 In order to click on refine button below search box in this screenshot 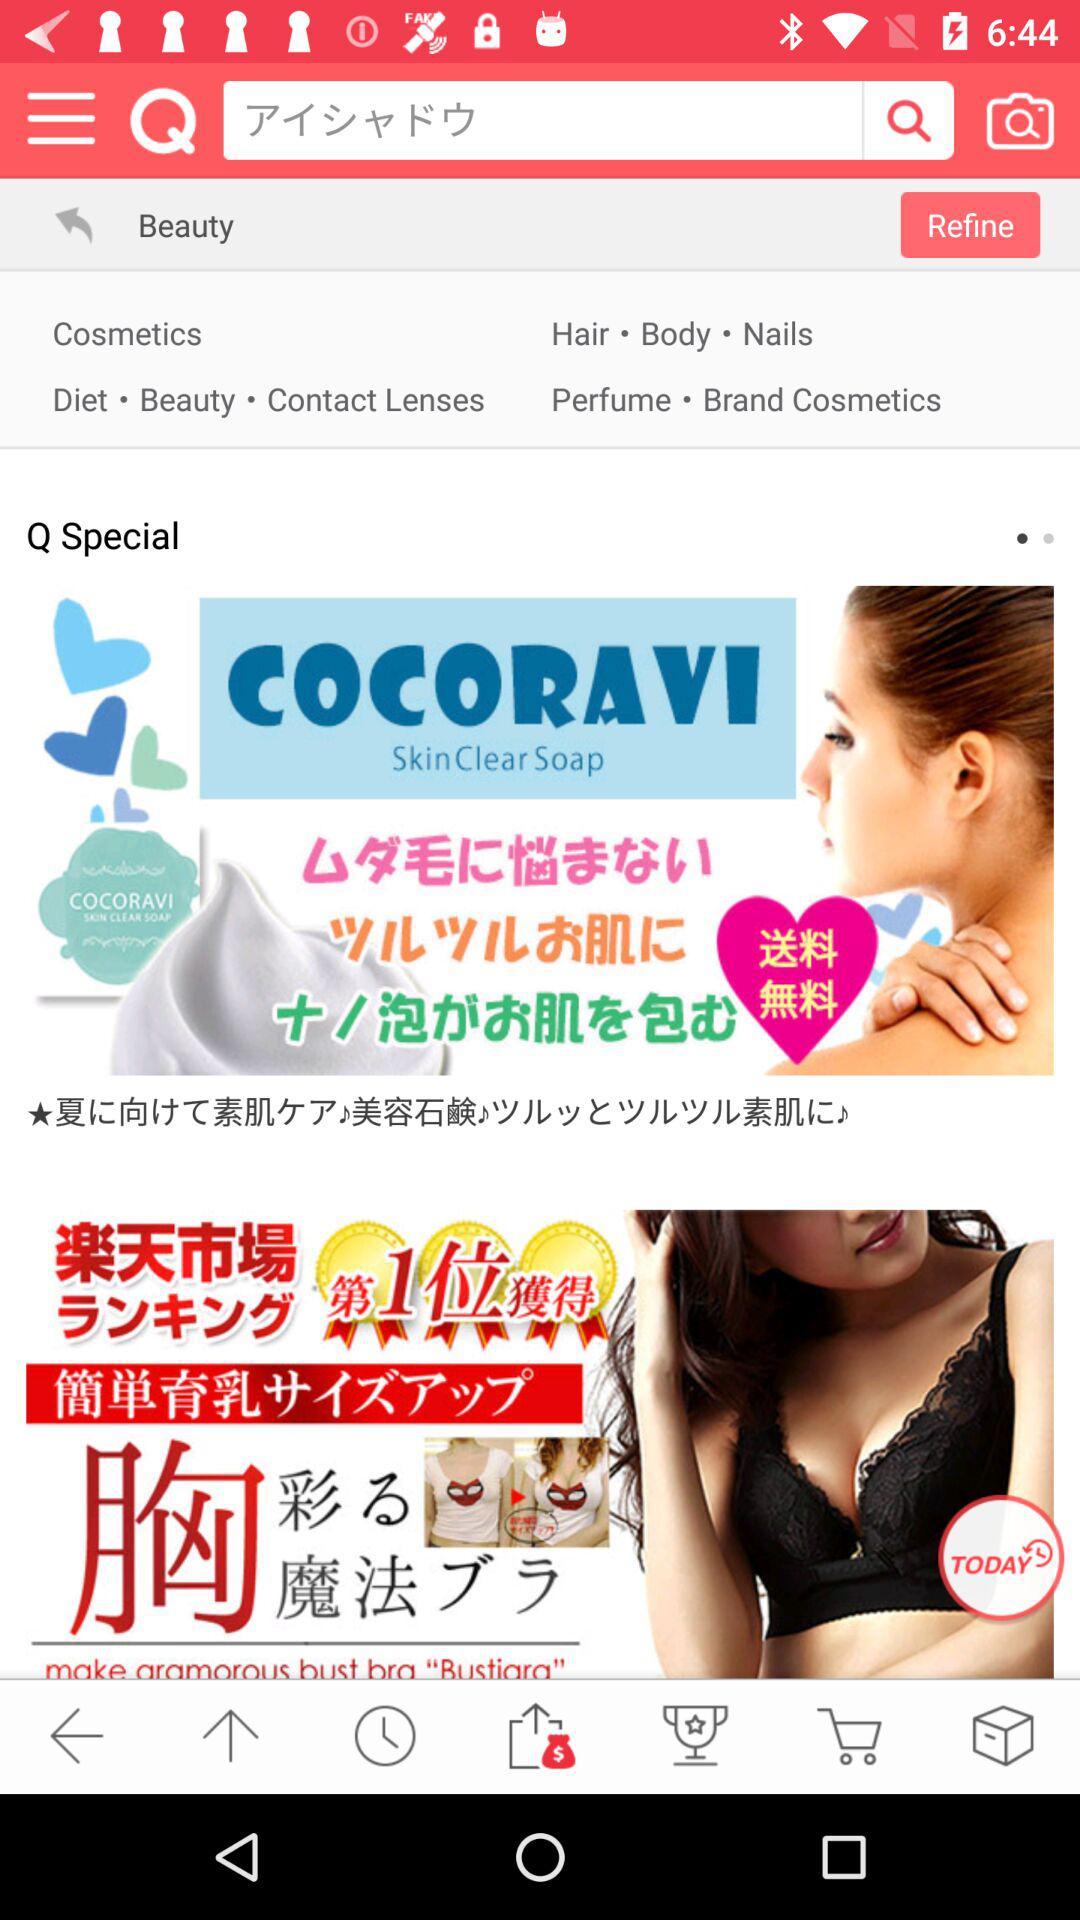, I will do `click(969, 225)`.